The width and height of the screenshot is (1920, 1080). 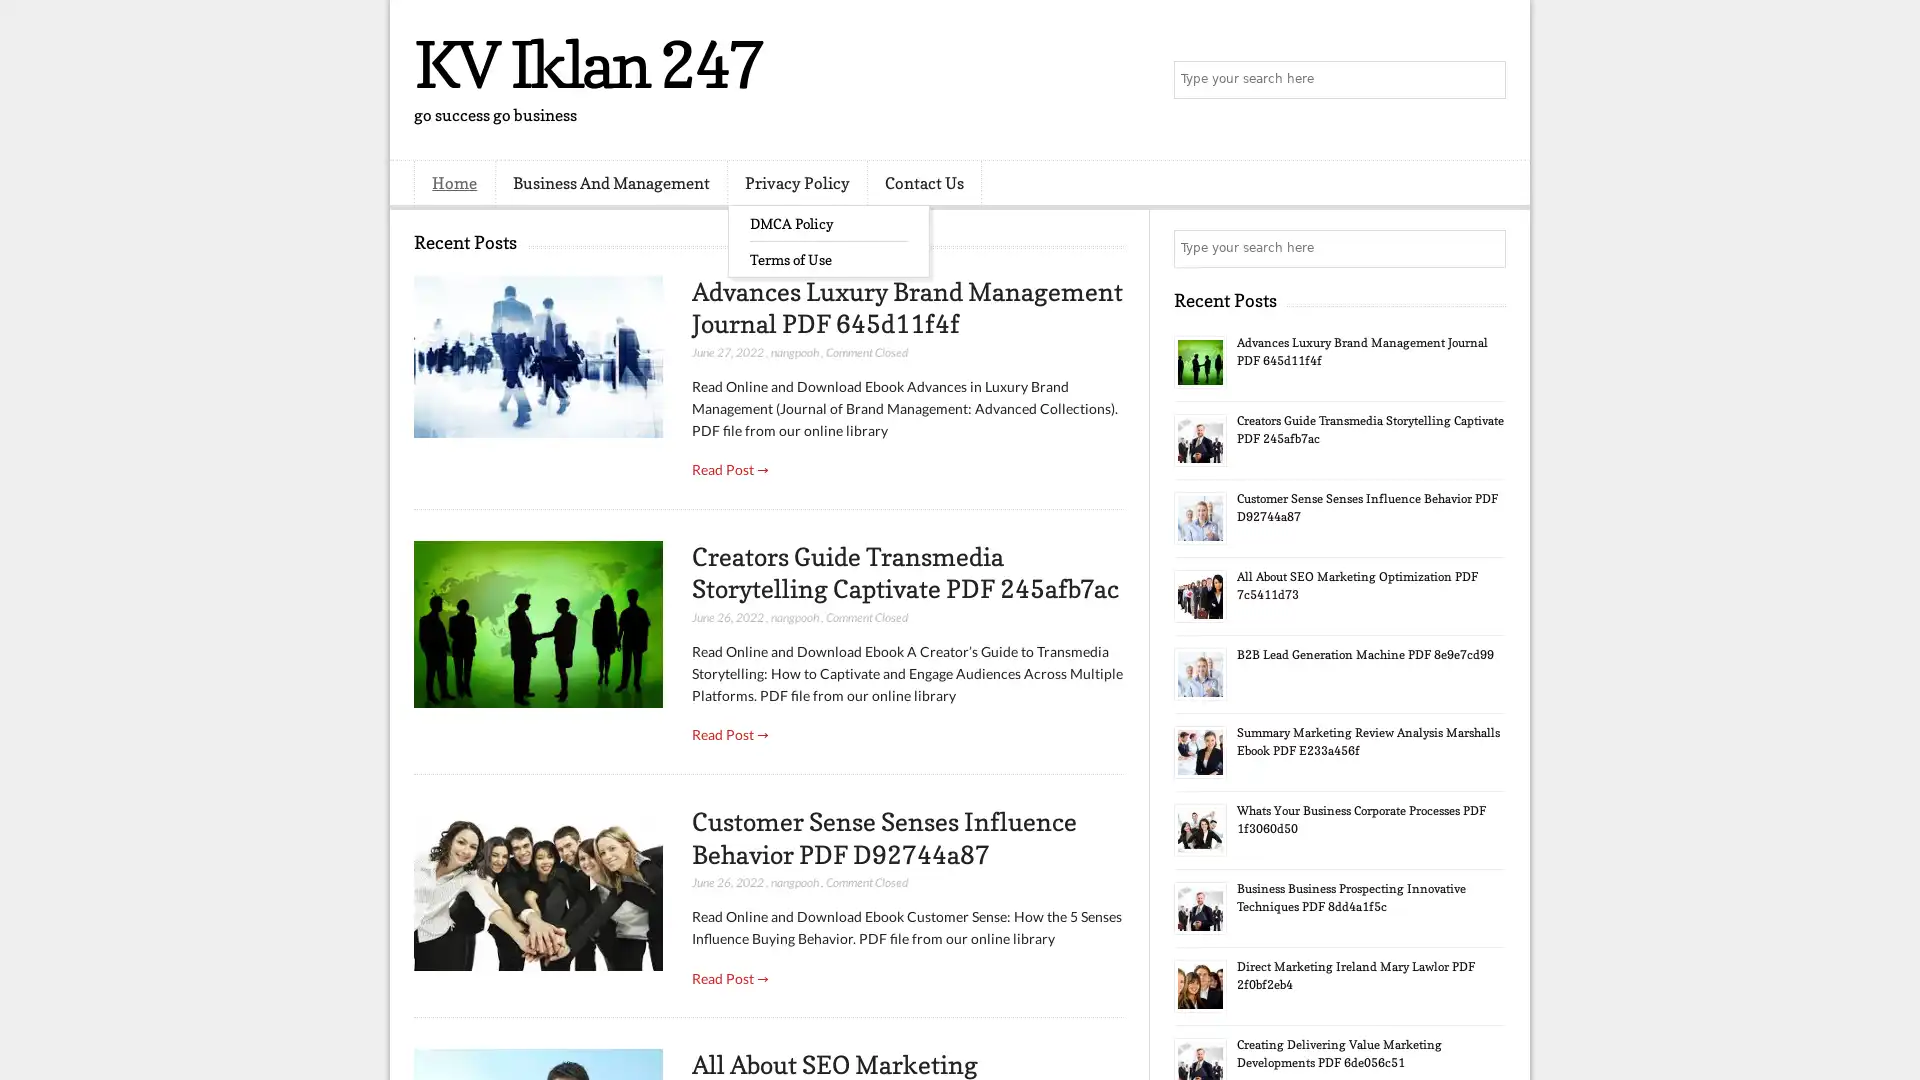 I want to click on Search, so click(x=1485, y=248).